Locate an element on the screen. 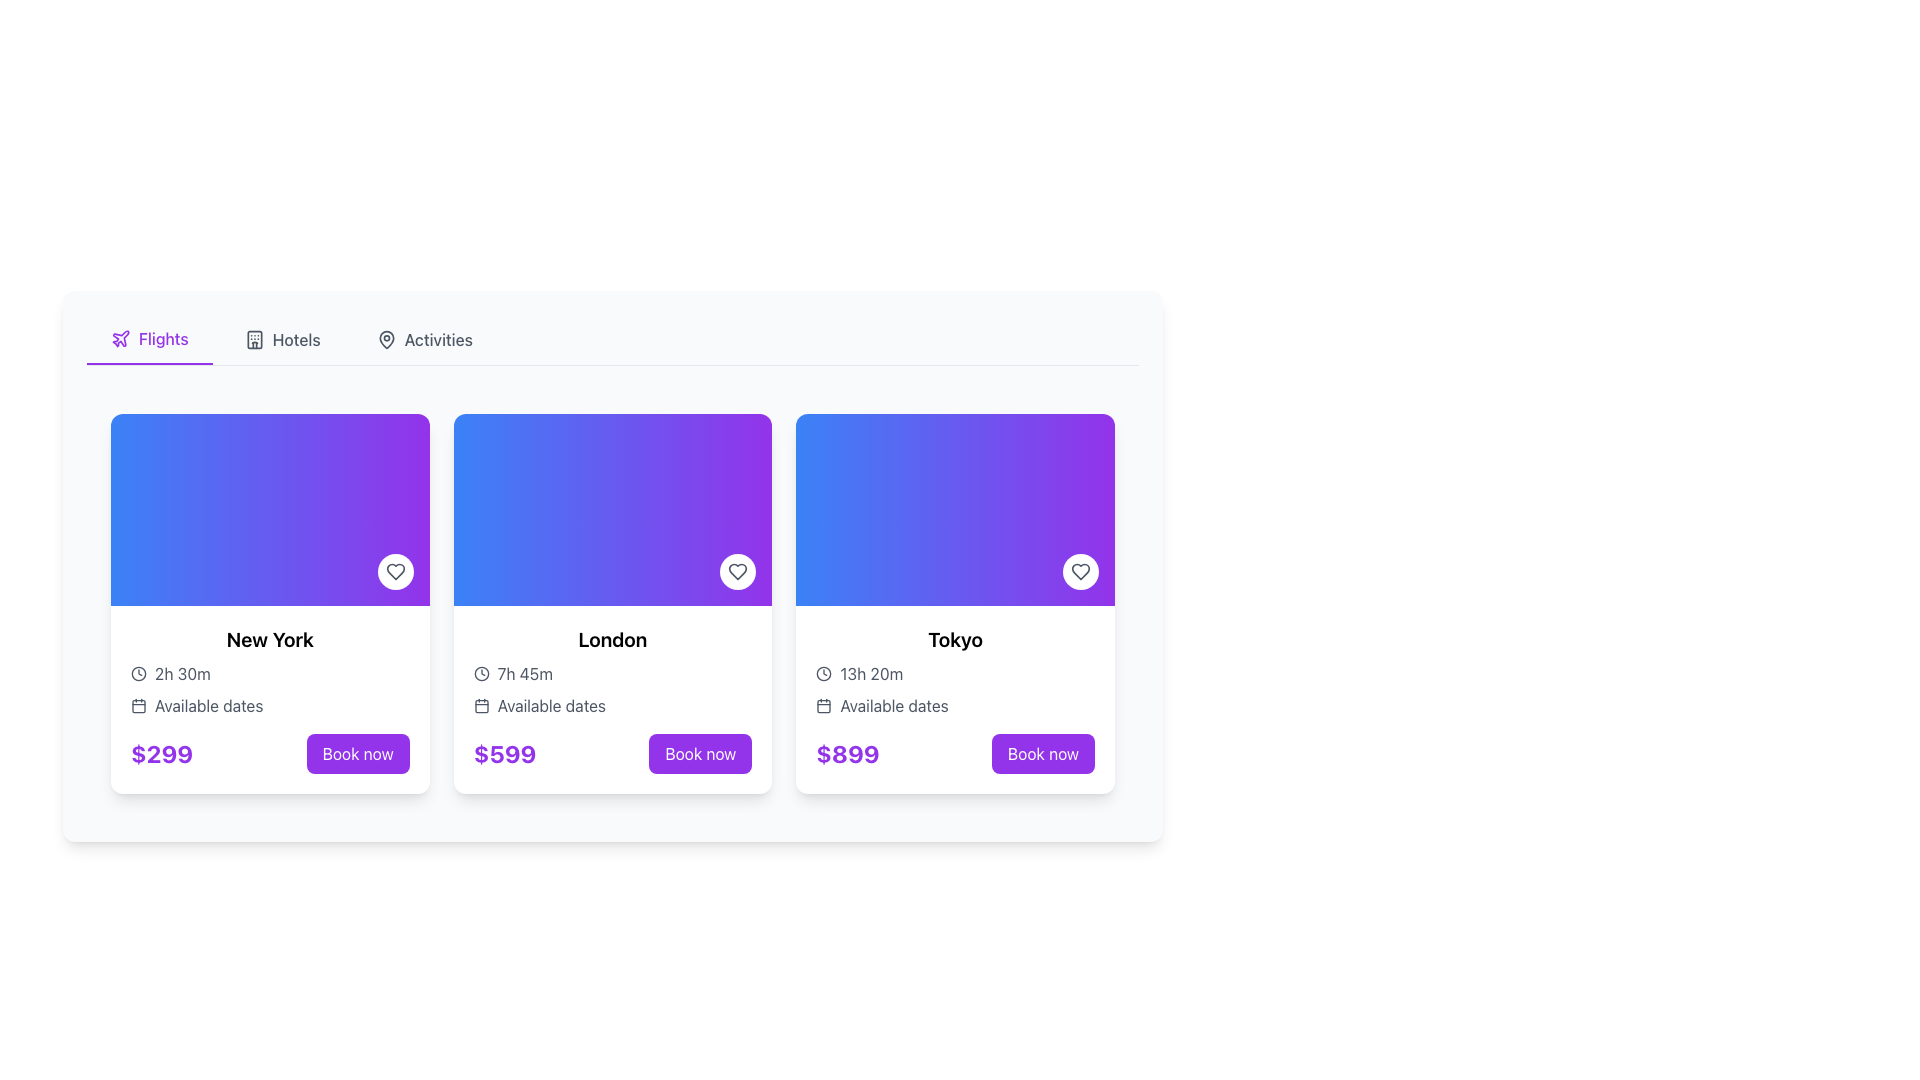  the 'Hotels' category icon located in the top navigation bar, positioned between 'Flights' and 'Activities' is located at coordinates (253, 338).